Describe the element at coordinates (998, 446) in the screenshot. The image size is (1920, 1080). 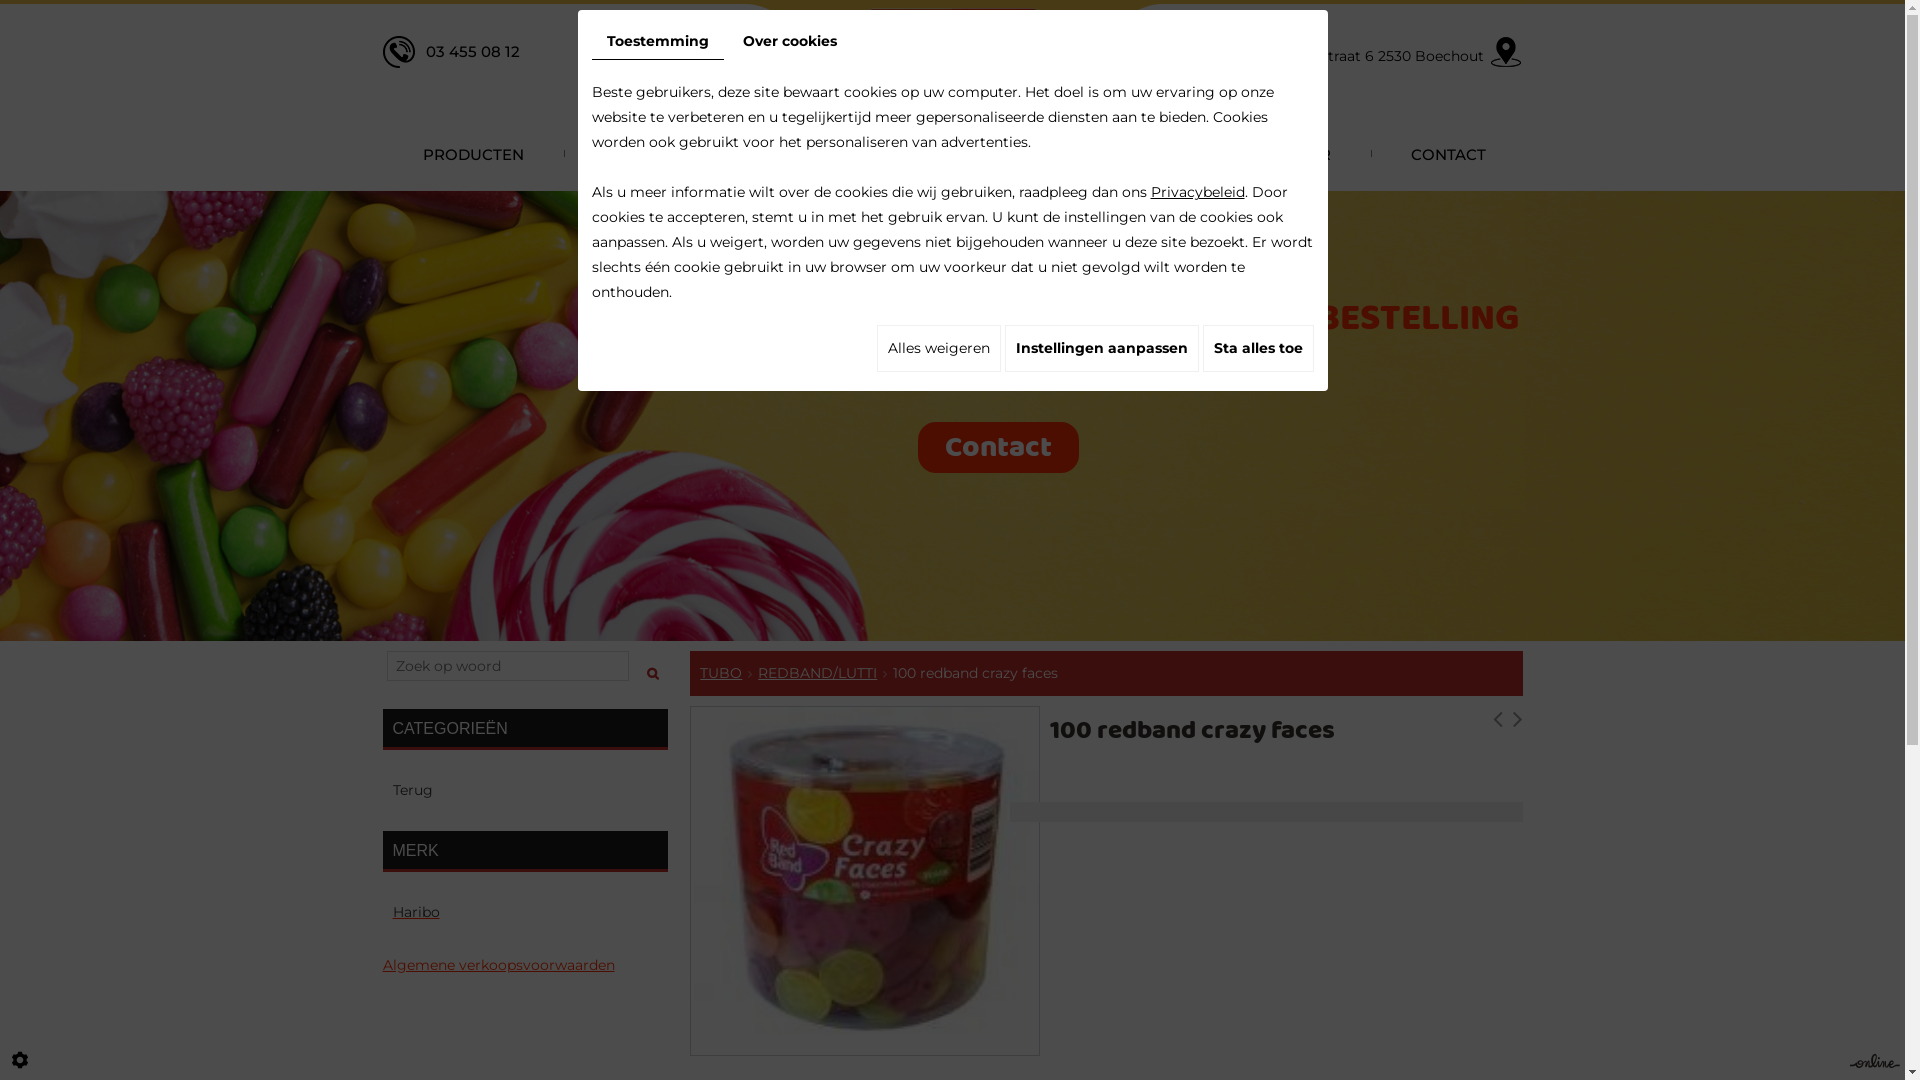
I see `'Contact'` at that location.